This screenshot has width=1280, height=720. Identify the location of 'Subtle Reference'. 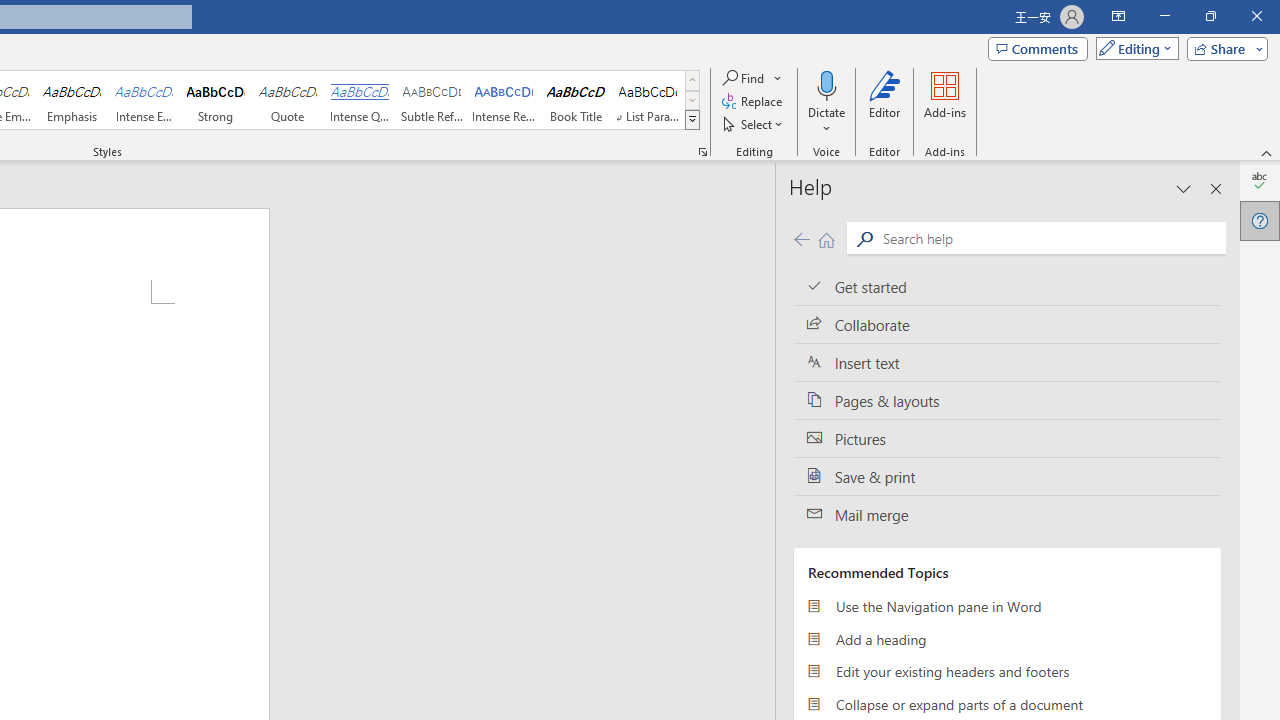
(431, 100).